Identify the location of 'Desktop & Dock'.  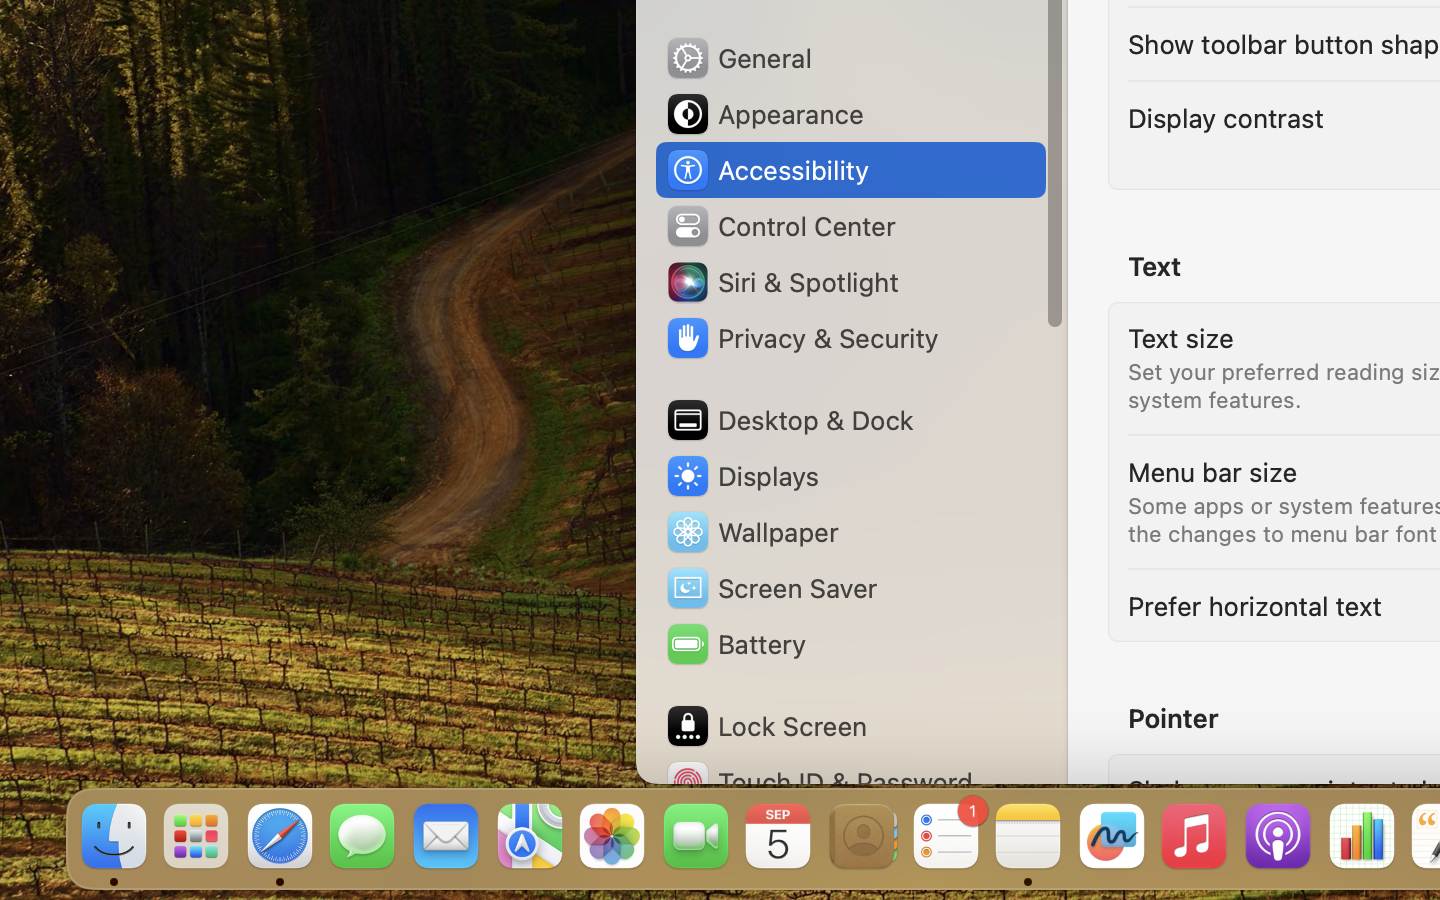
(788, 420).